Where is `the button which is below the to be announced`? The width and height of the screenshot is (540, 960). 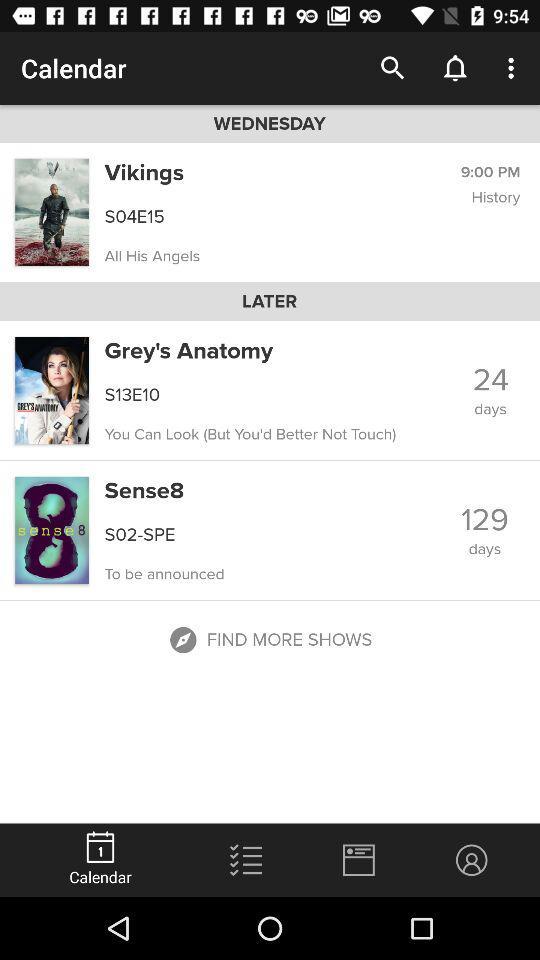 the button which is below the to be announced is located at coordinates (270, 639).